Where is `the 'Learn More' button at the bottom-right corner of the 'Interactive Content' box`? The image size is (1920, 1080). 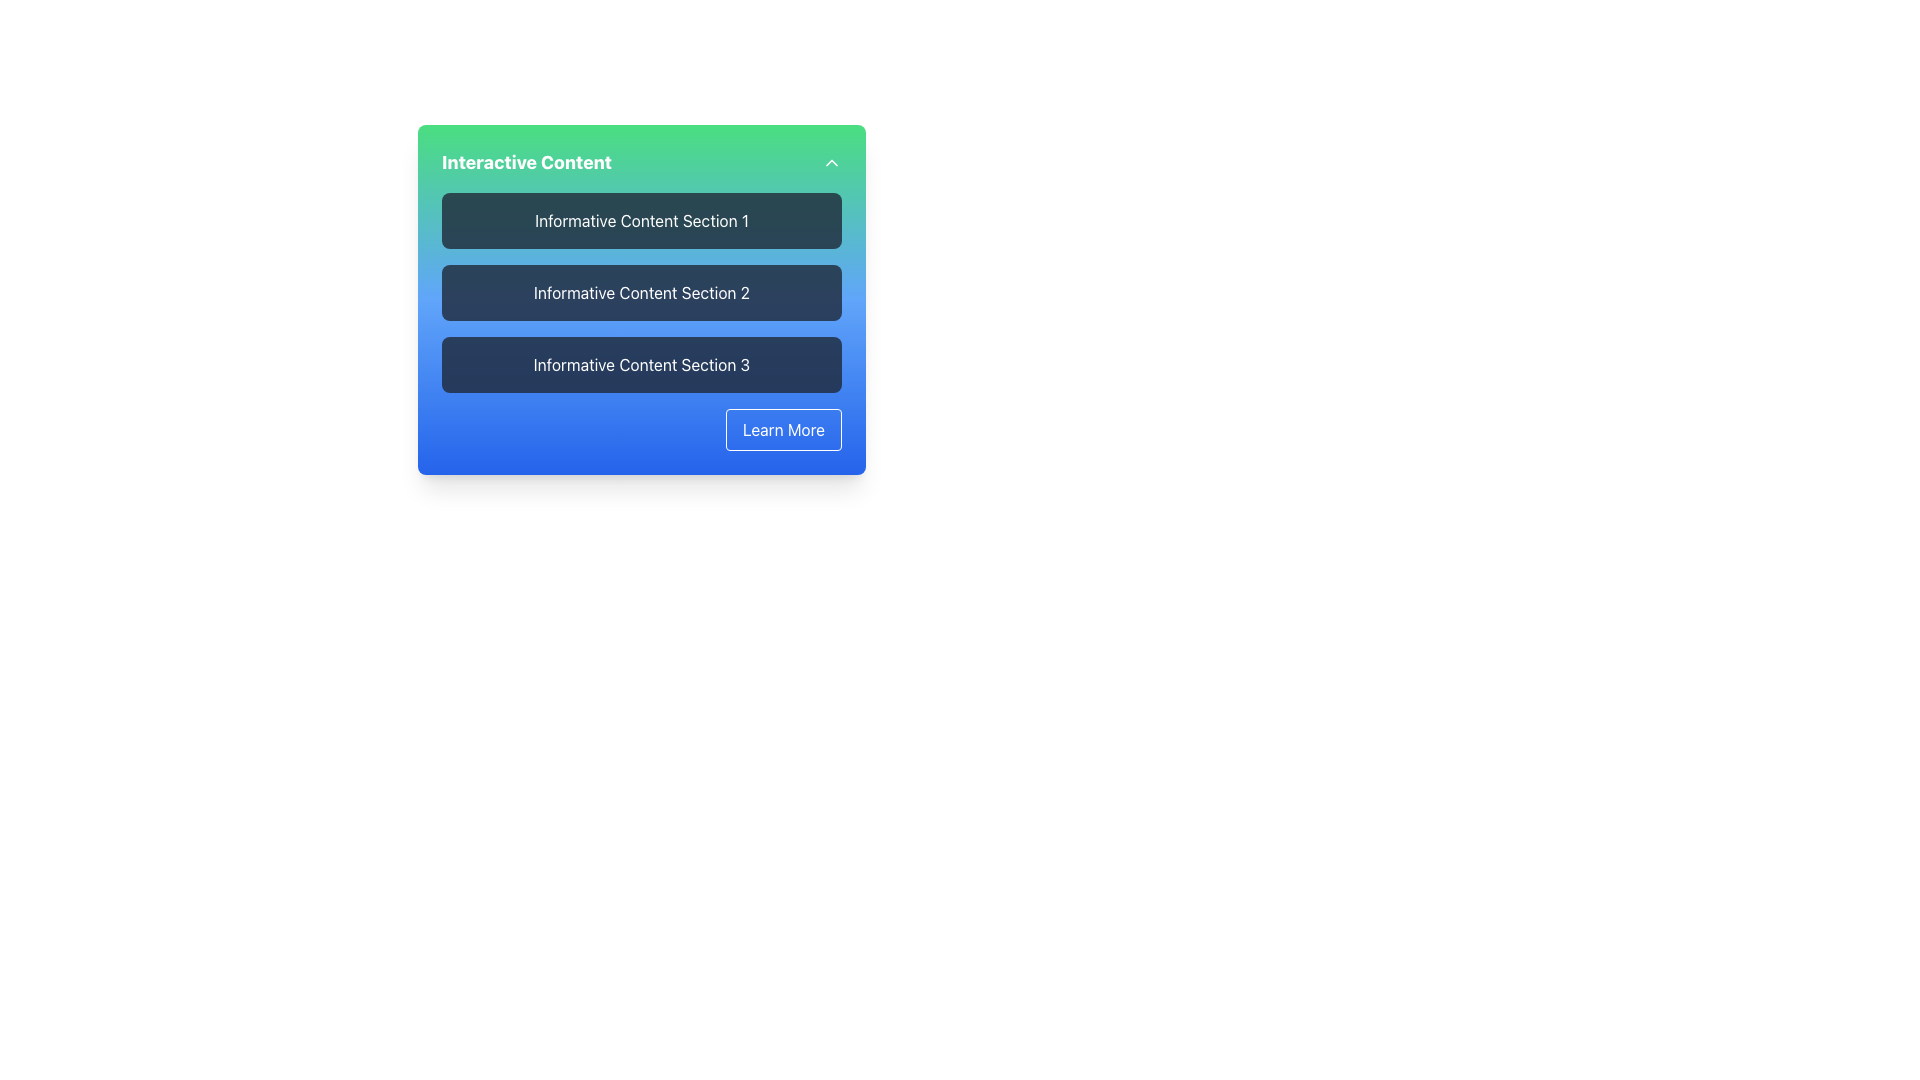
the 'Learn More' button at the bottom-right corner of the 'Interactive Content' box is located at coordinates (782, 428).